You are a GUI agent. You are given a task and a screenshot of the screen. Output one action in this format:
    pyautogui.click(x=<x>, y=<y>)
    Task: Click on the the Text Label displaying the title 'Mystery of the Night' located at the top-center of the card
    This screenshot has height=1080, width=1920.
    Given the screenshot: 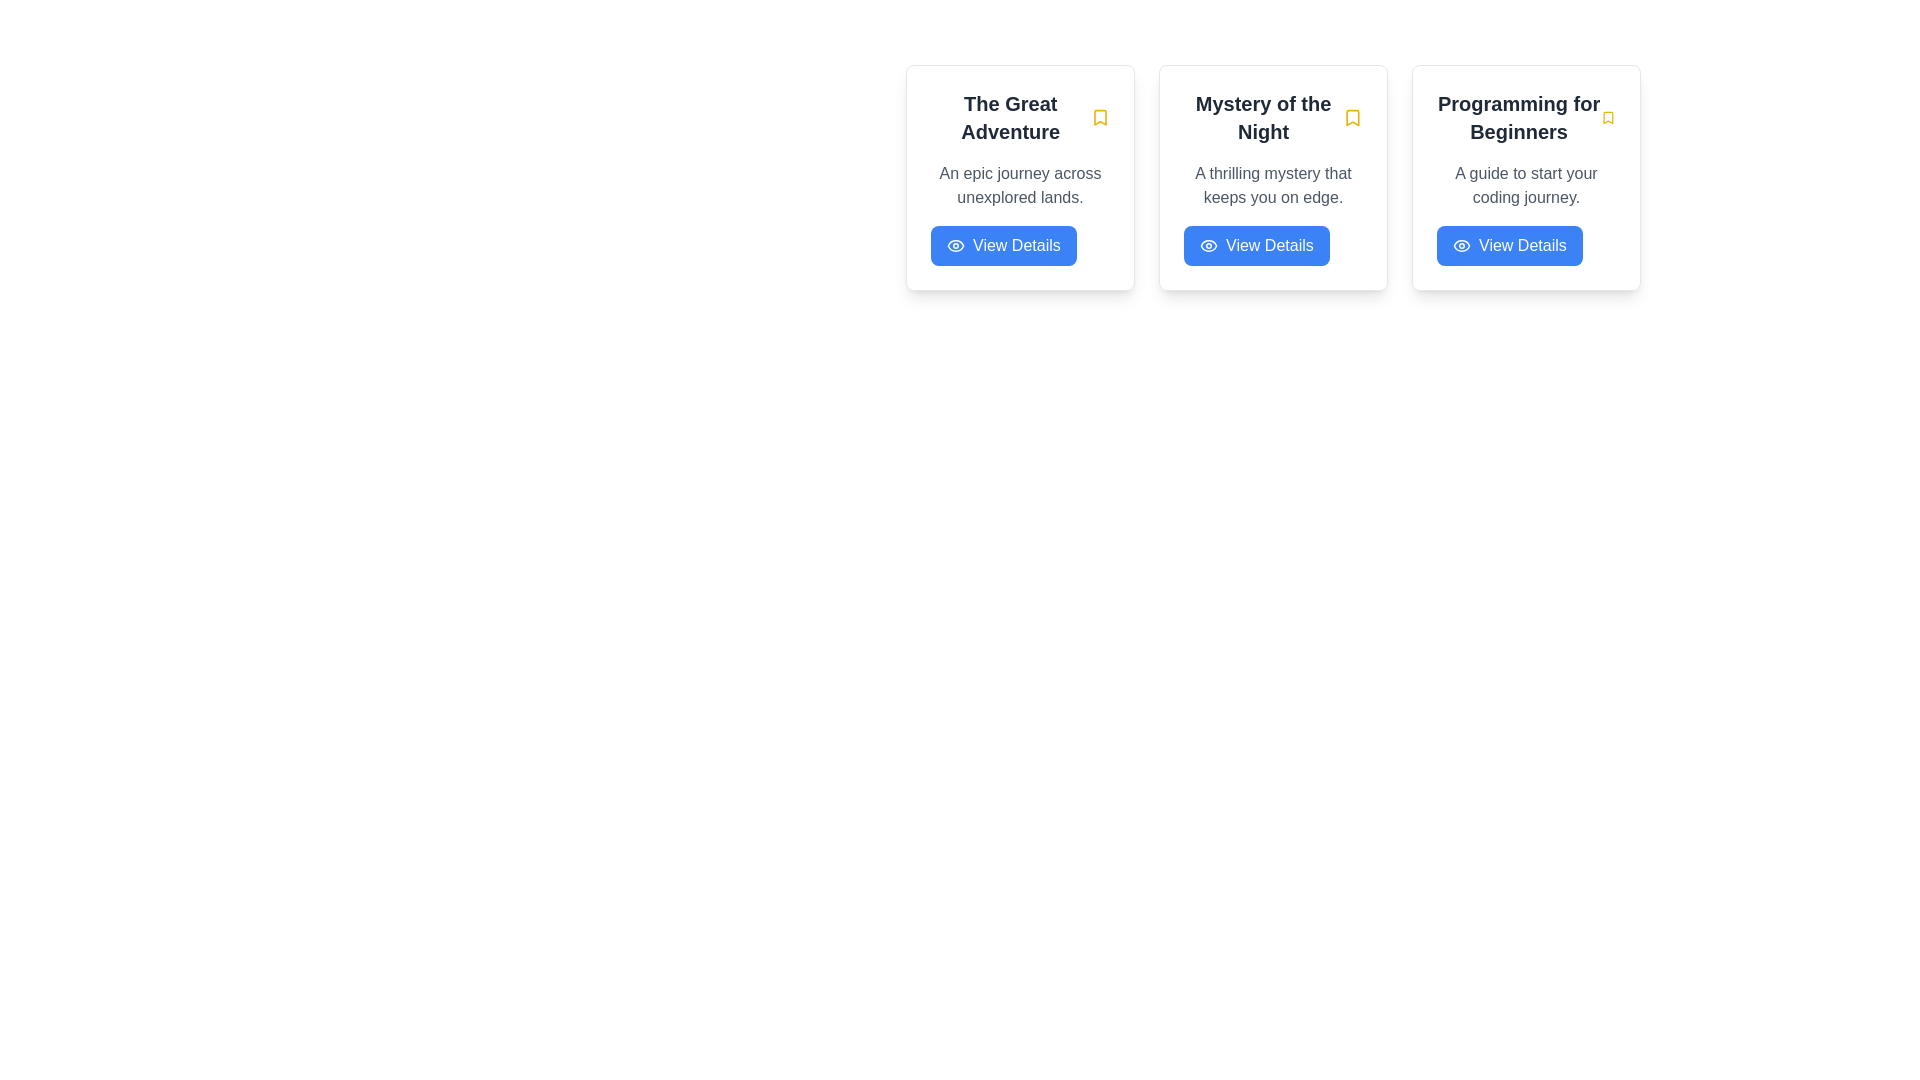 What is the action you would take?
    pyautogui.click(x=1262, y=118)
    